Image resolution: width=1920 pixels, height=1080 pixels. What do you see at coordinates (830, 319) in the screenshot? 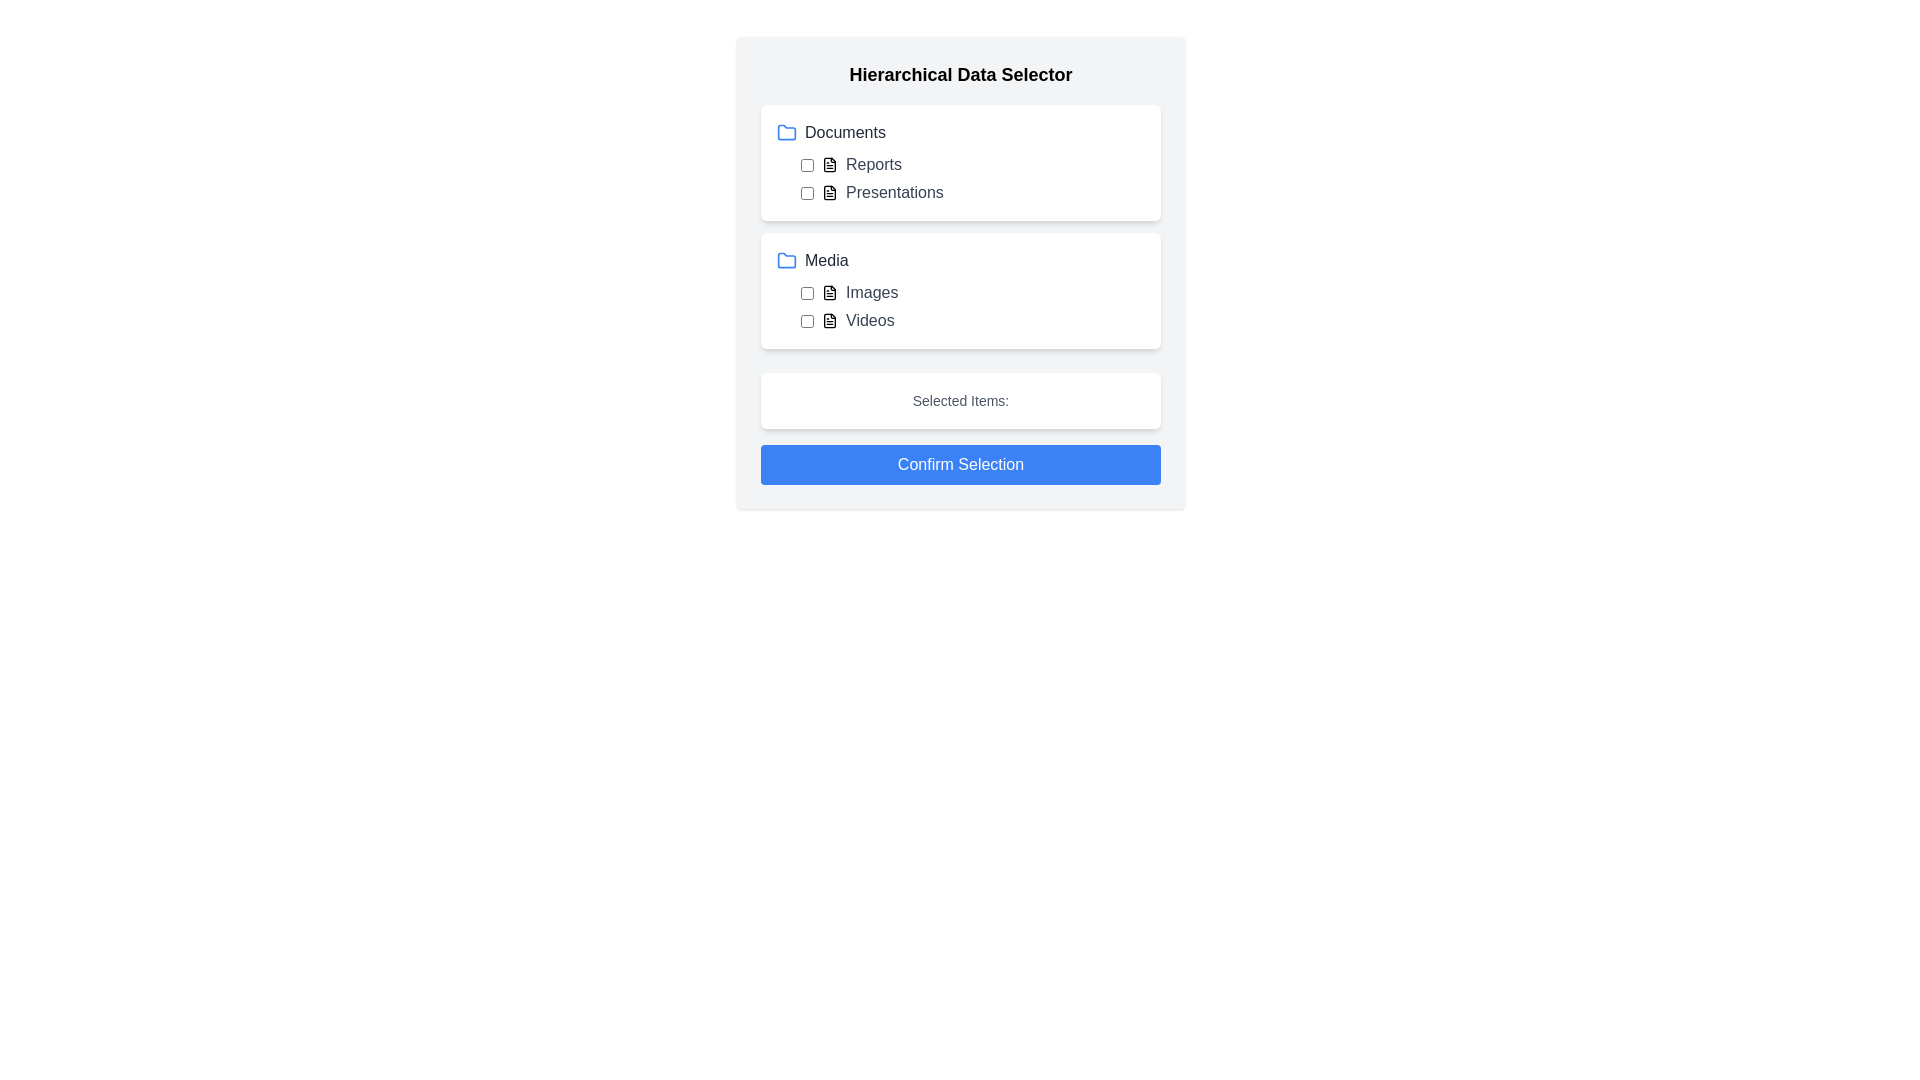
I see `the icon representing the 'Videos' content type, located between the checkbox and the 'Videos' label under the 'Media' folder` at bounding box center [830, 319].